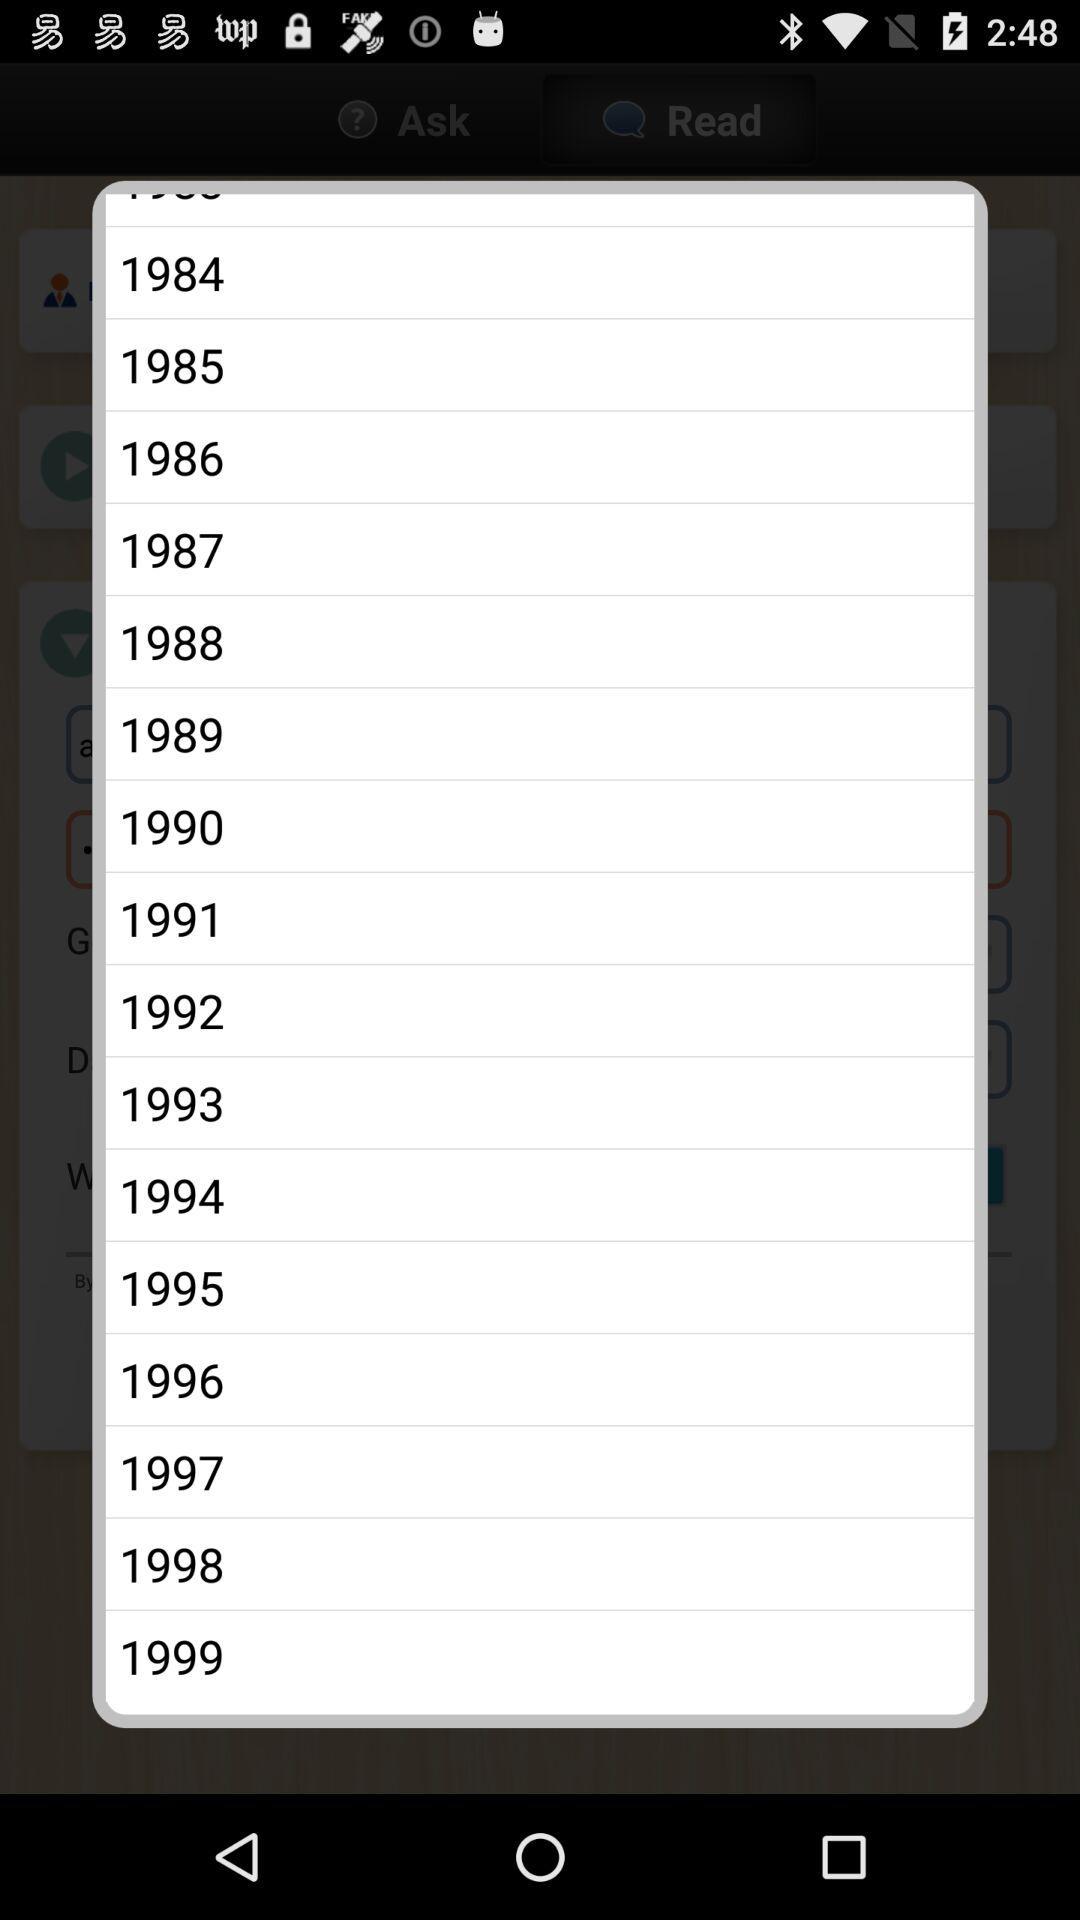  Describe the element at coordinates (540, 917) in the screenshot. I see `the 1991 icon` at that location.